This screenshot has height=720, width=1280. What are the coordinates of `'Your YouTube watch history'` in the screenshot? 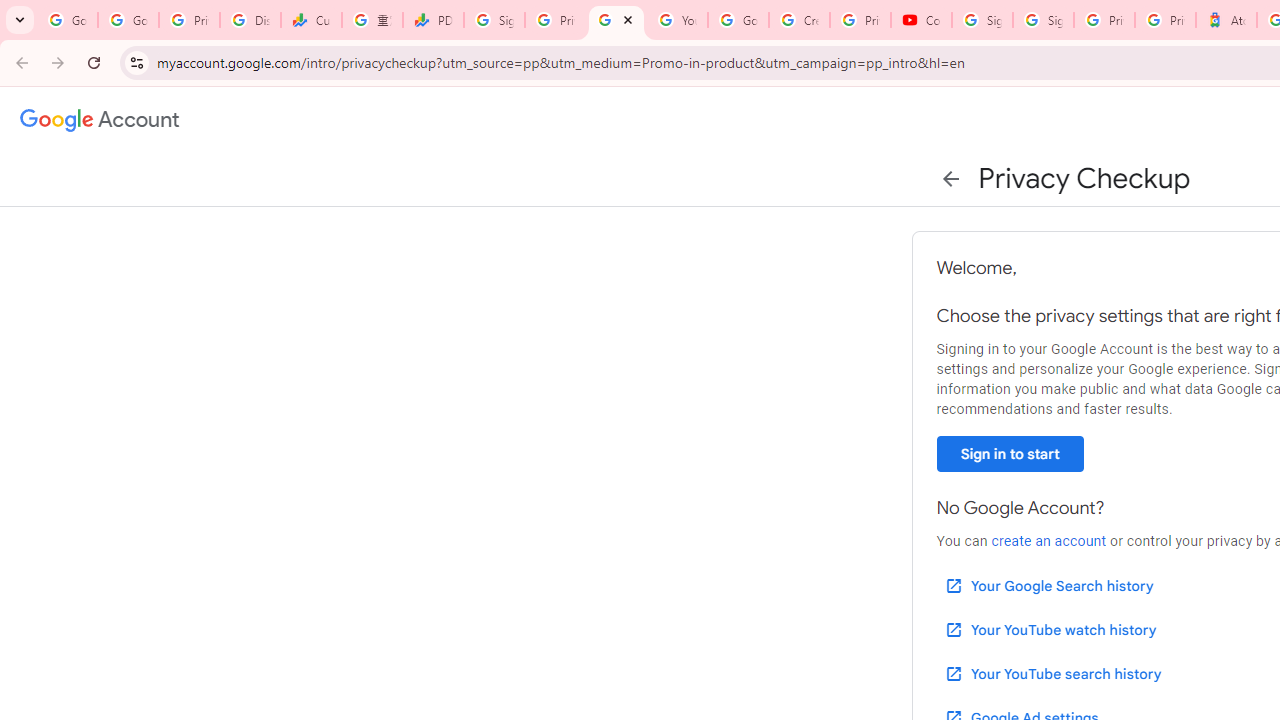 It's located at (1049, 630).